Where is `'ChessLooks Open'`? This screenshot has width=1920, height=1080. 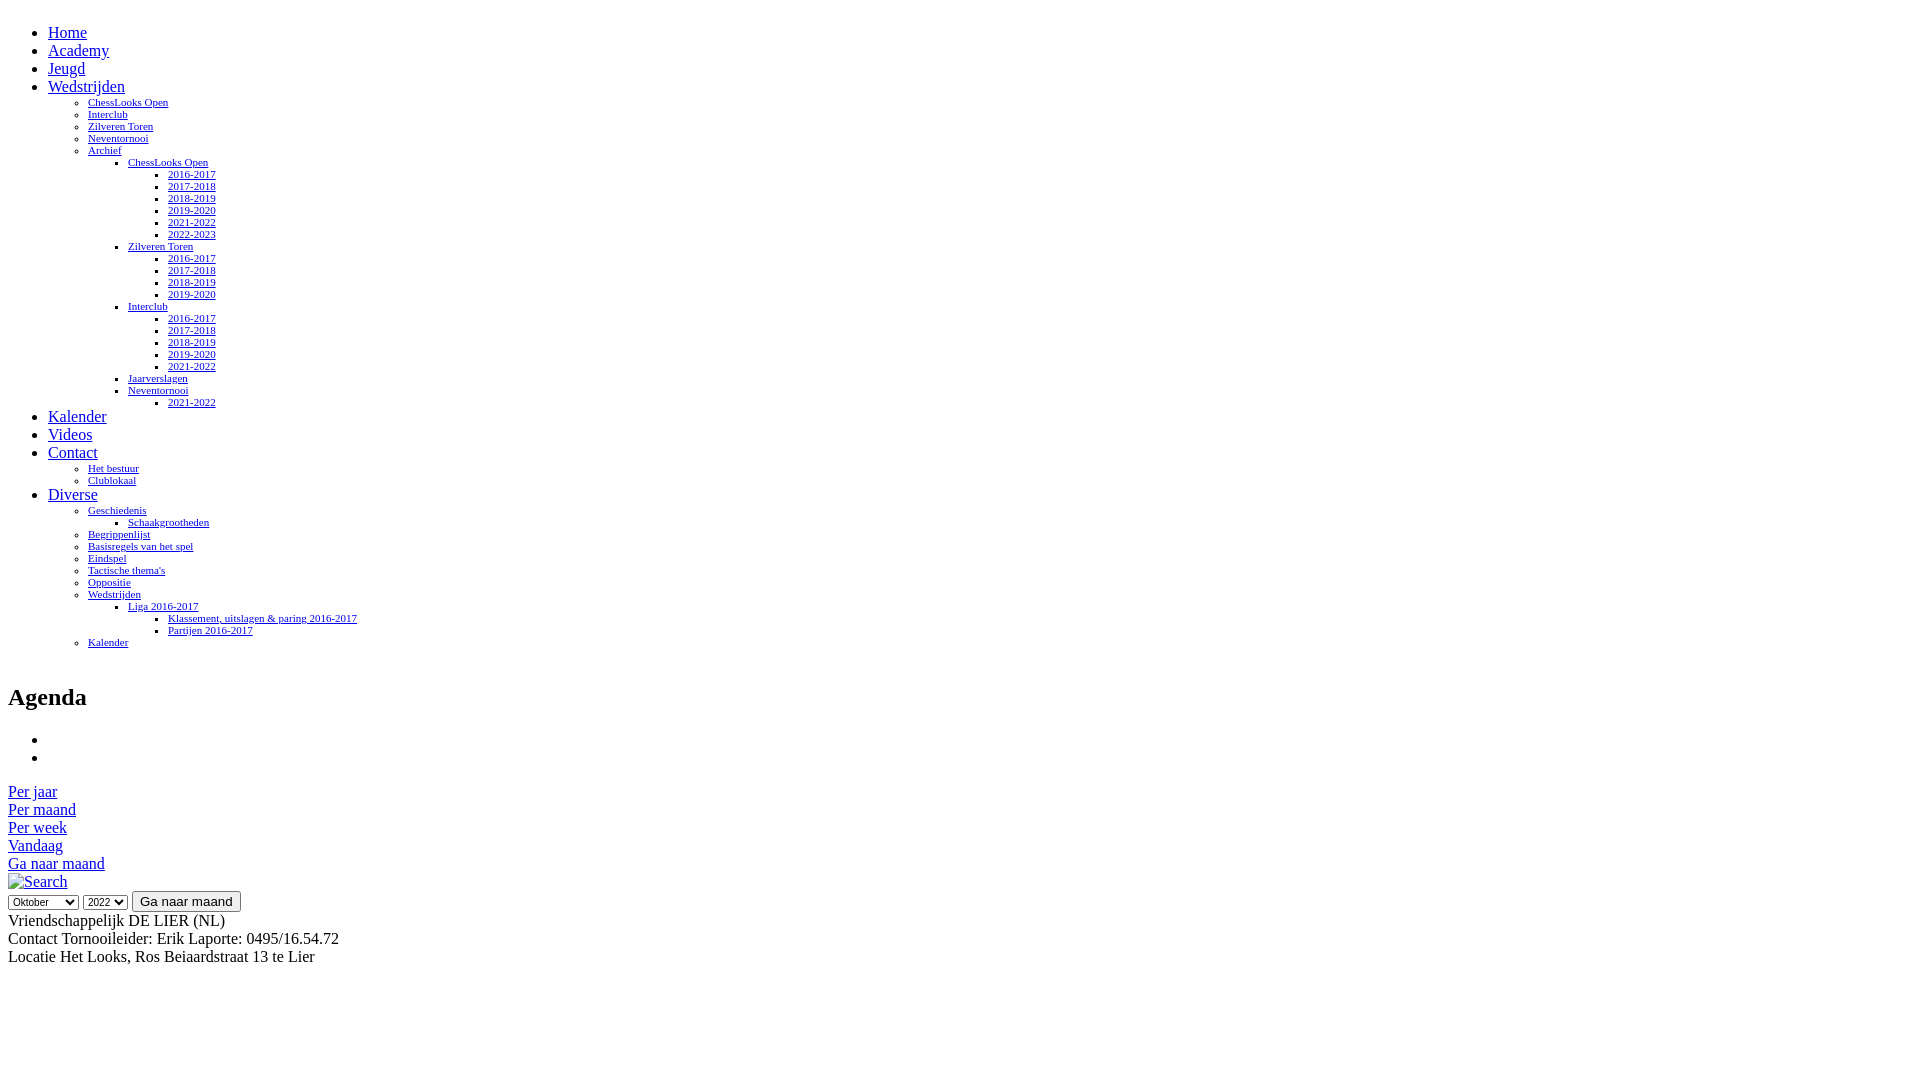 'ChessLooks Open' is located at coordinates (168, 161).